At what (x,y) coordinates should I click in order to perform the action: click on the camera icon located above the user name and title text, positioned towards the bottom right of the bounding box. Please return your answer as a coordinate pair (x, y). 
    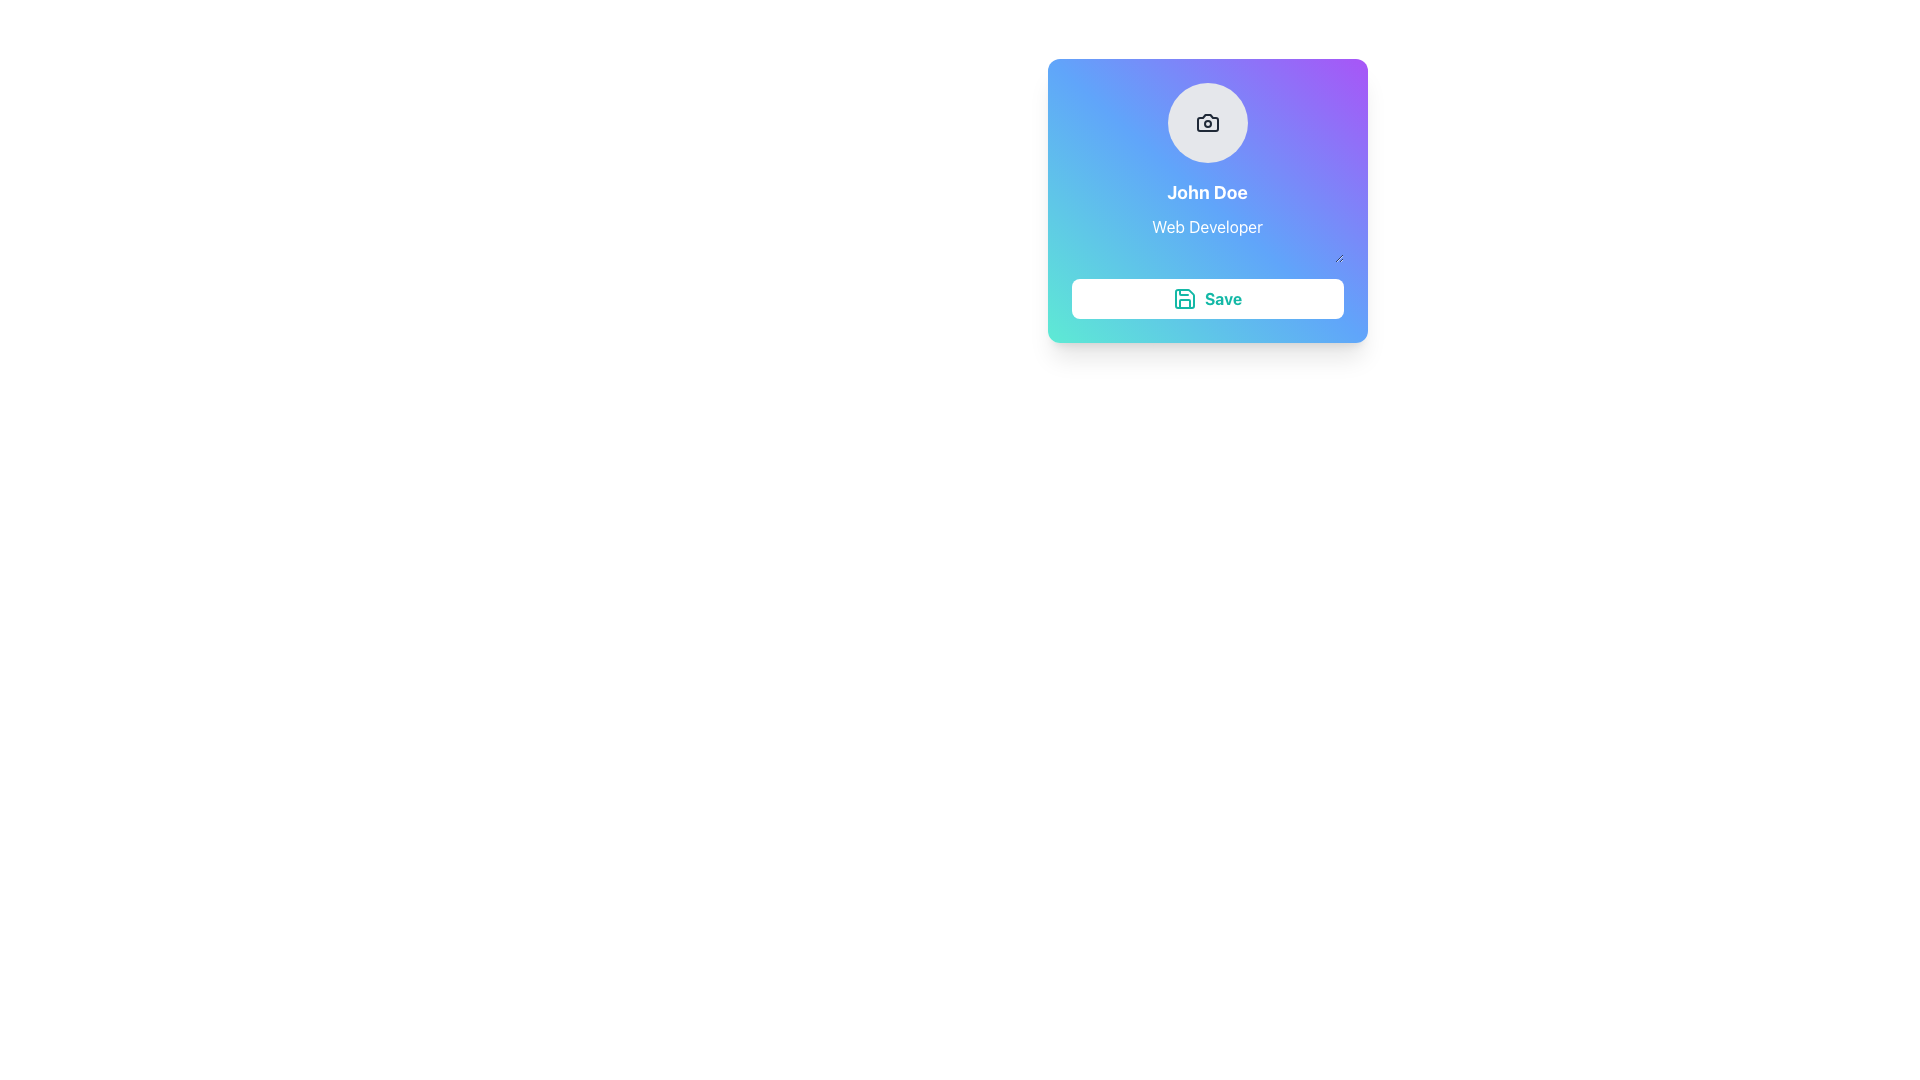
    Looking at the image, I should click on (1206, 123).